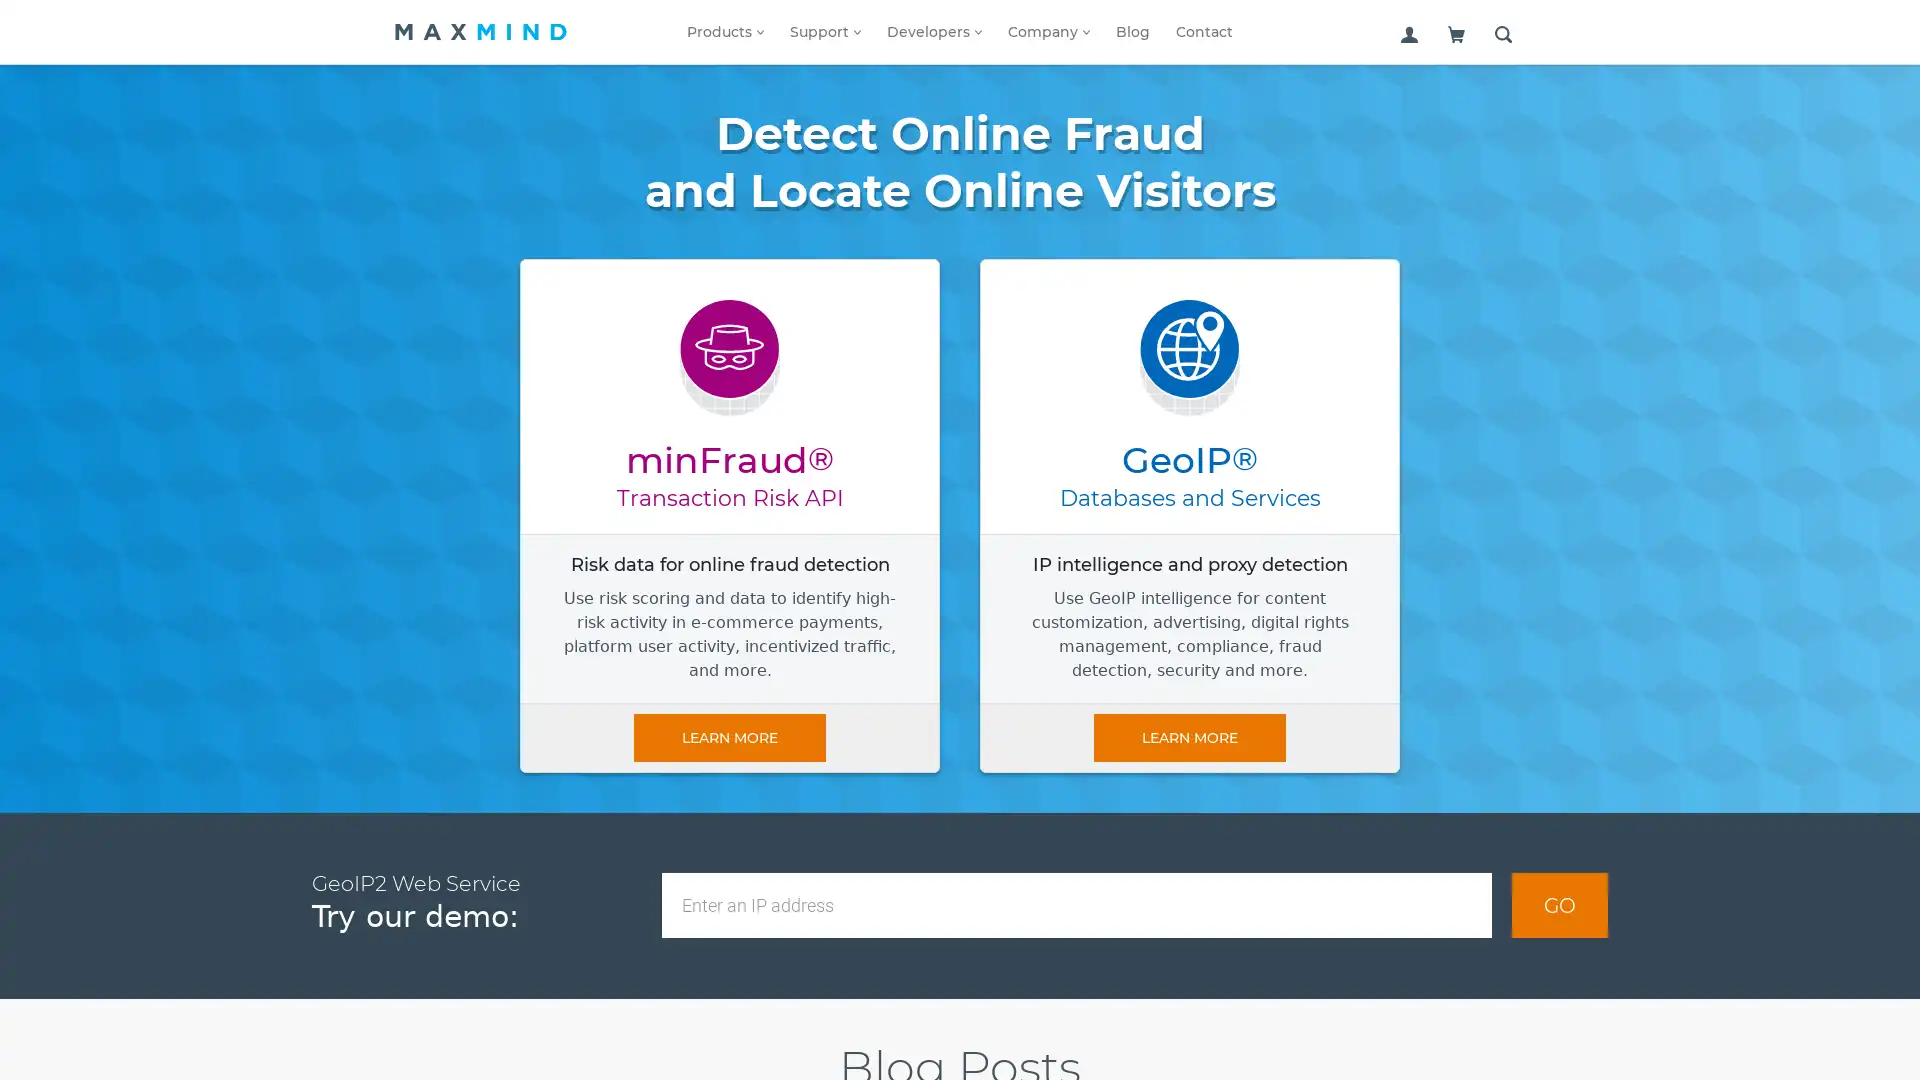 This screenshot has height=1080, width=1920. I want to click on Contact, so click(1203, 31).